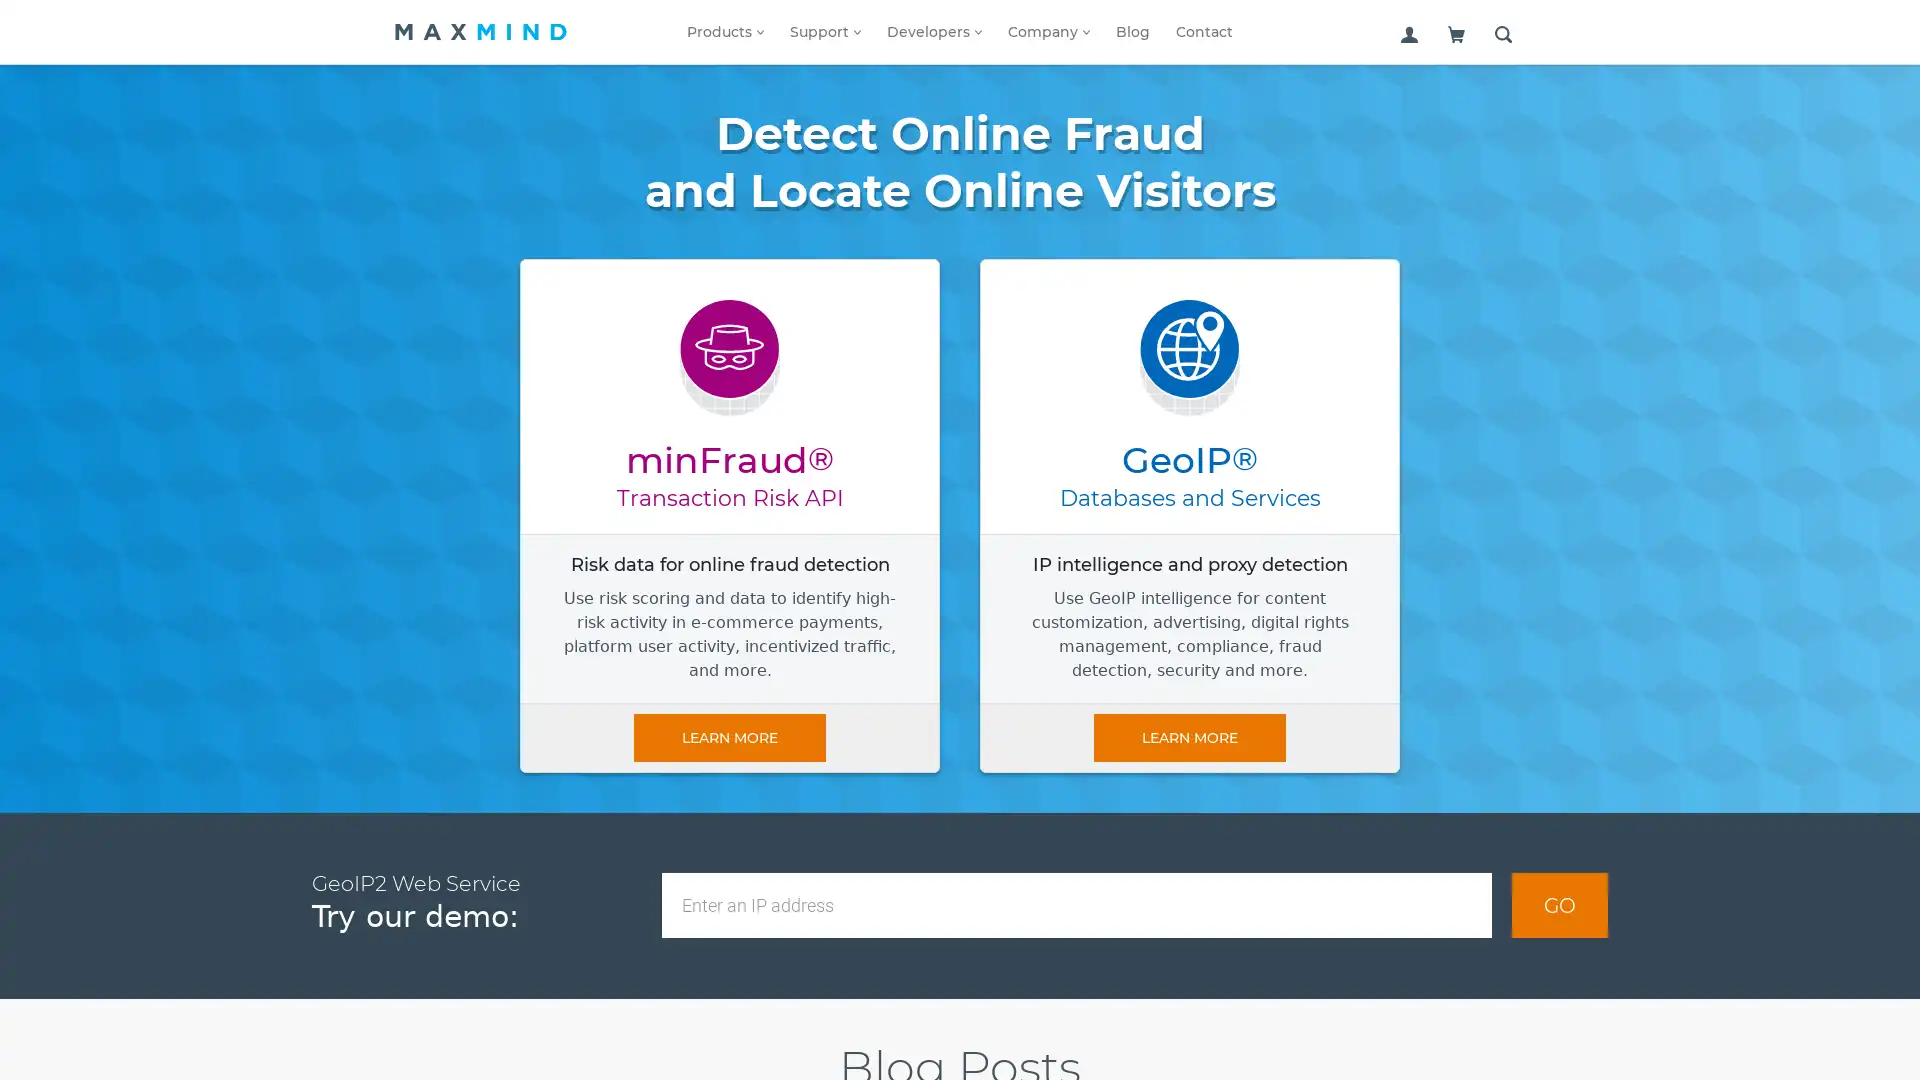 This screenshot has height=1080, width=1920. I want to click on Contact, so click(1203, 31).